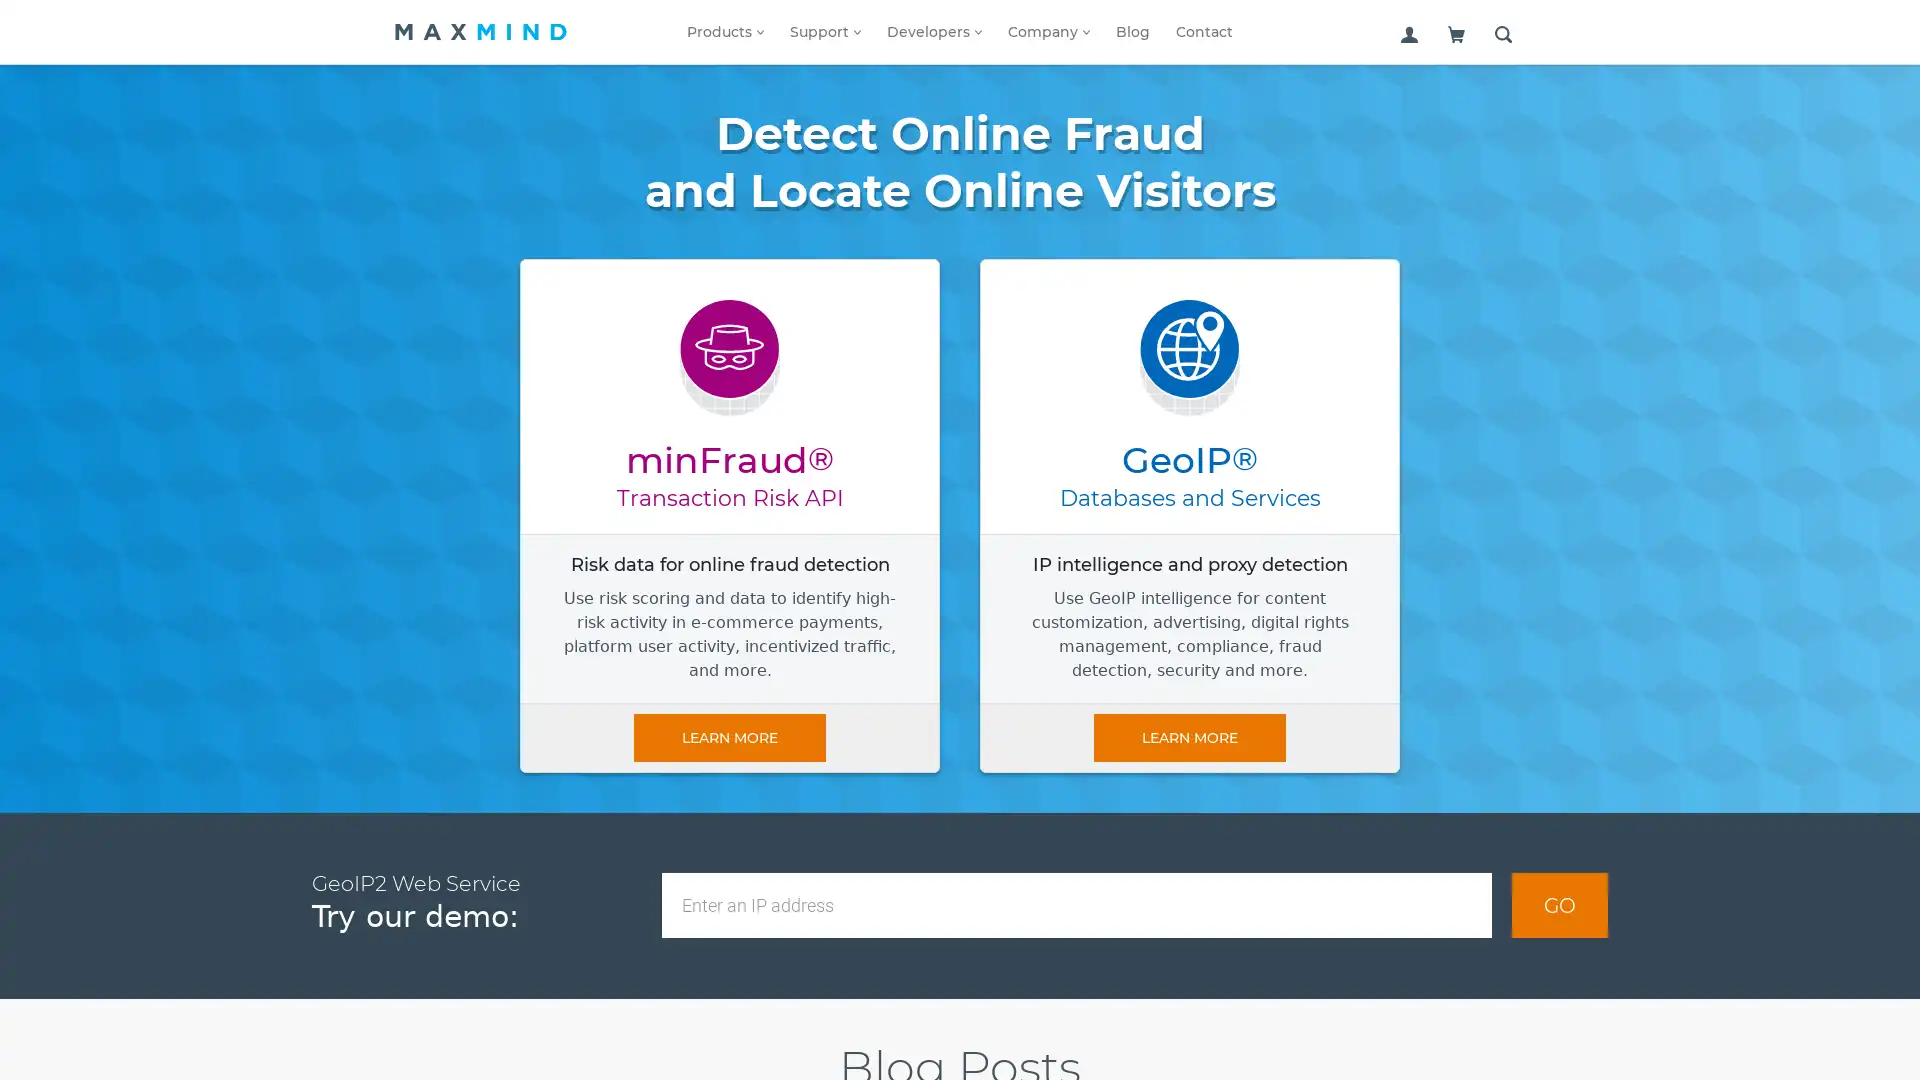 This screenshot has height=1080, width=1920. I want to click on Contact, so click(1203, 31).